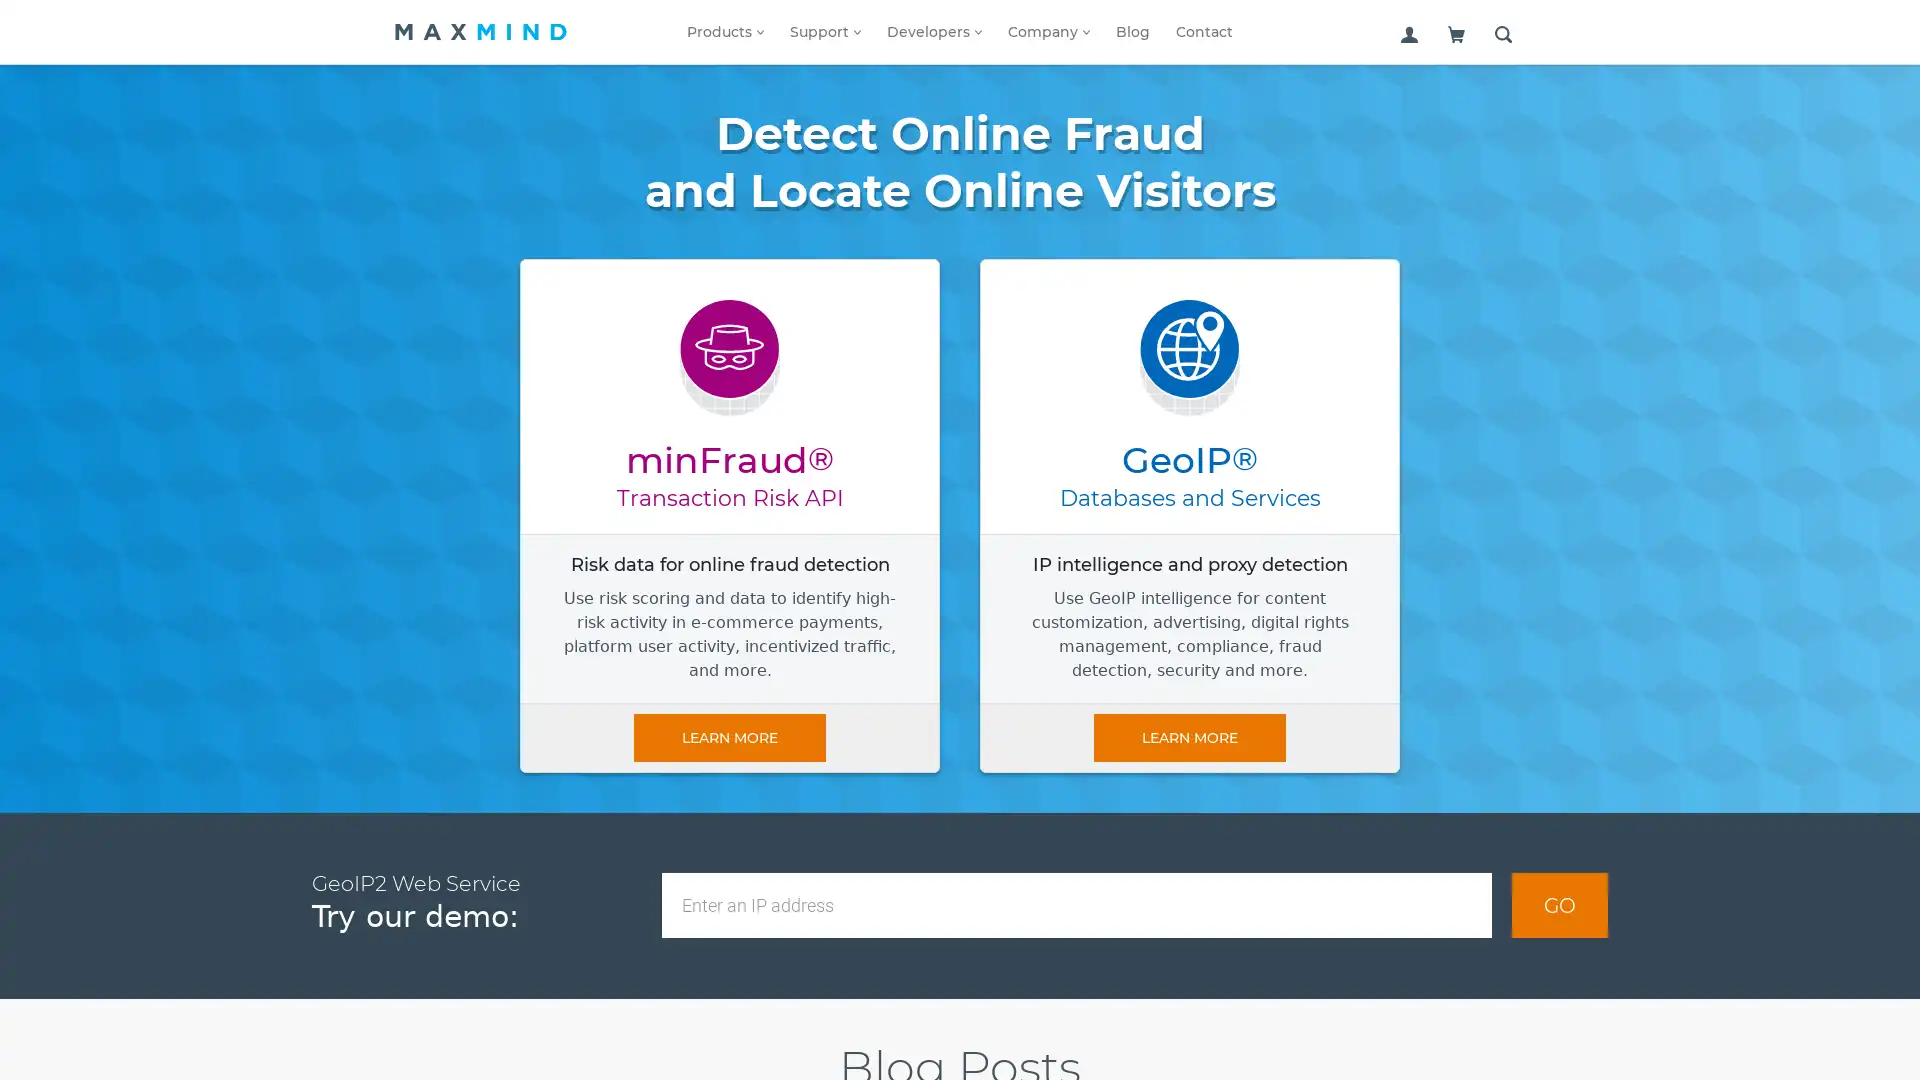 This screenshot has height=1080, width=1920. I want to click on Contact, so click(1203, 31).